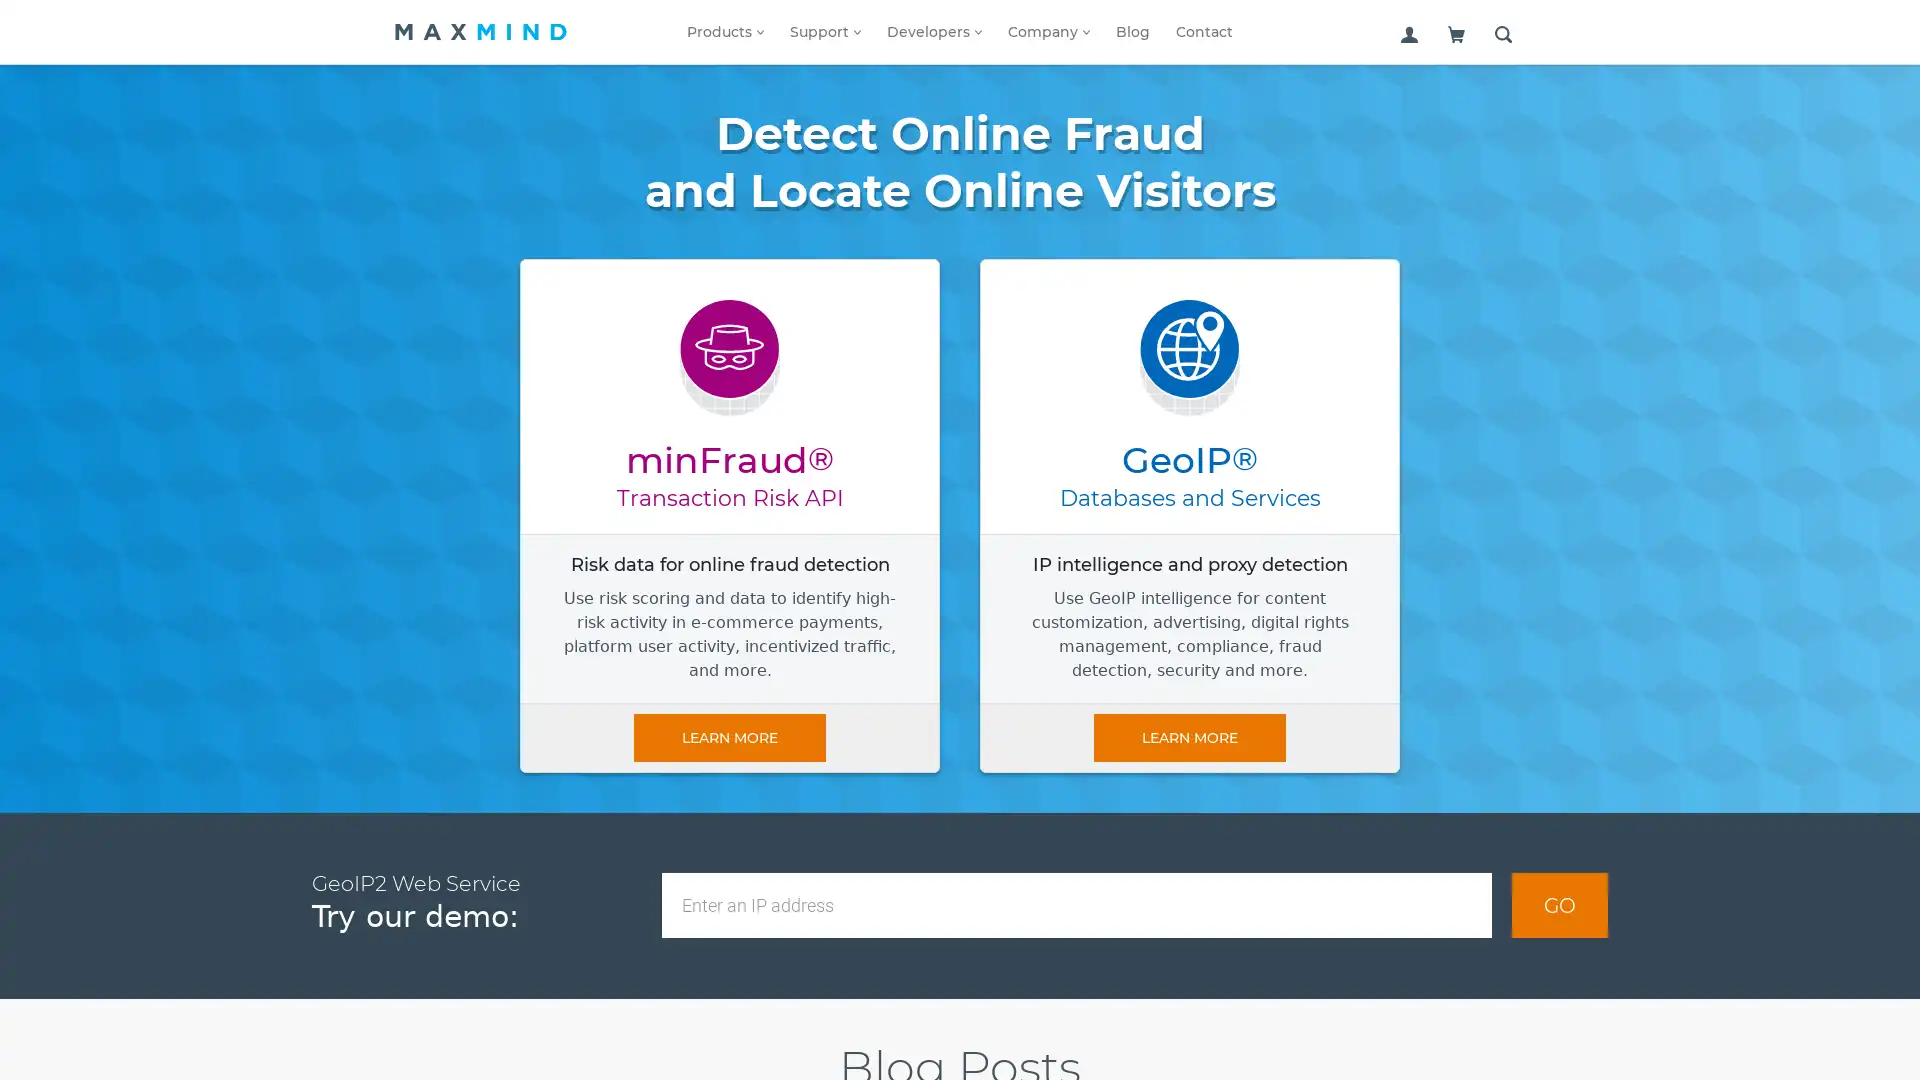 This screenshot has height=1080, width=1920. I want to click on Contact, so click(1203, 31).